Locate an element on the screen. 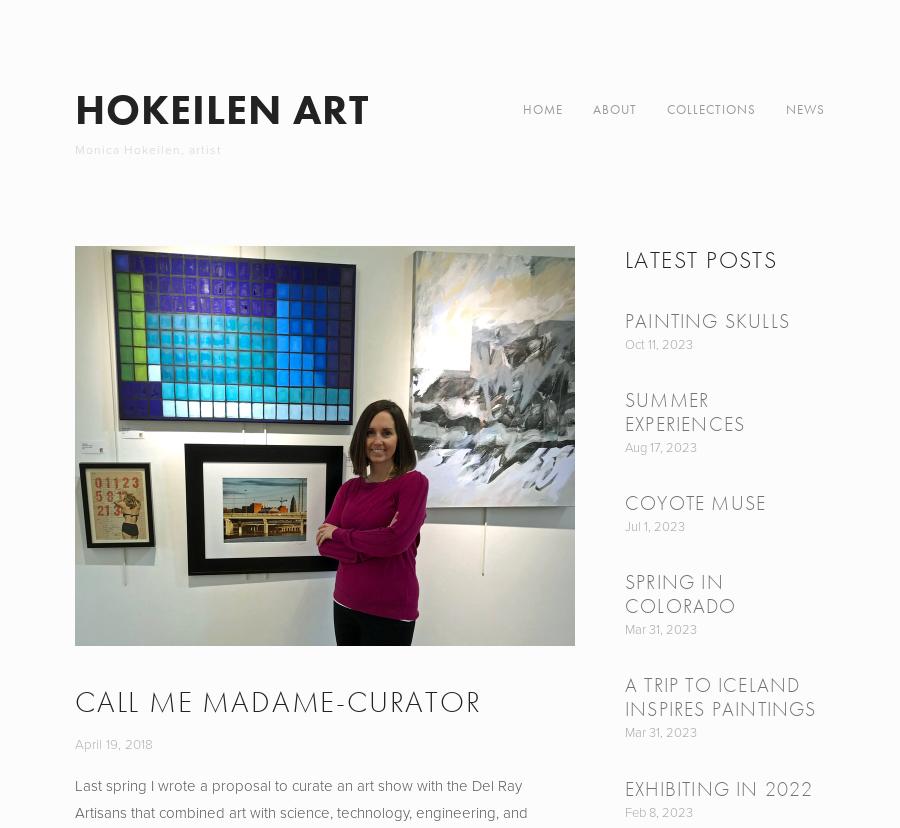 This screenshot has width=900, height=828. 'April 19, 2018' is located at coordinates (114, 741).